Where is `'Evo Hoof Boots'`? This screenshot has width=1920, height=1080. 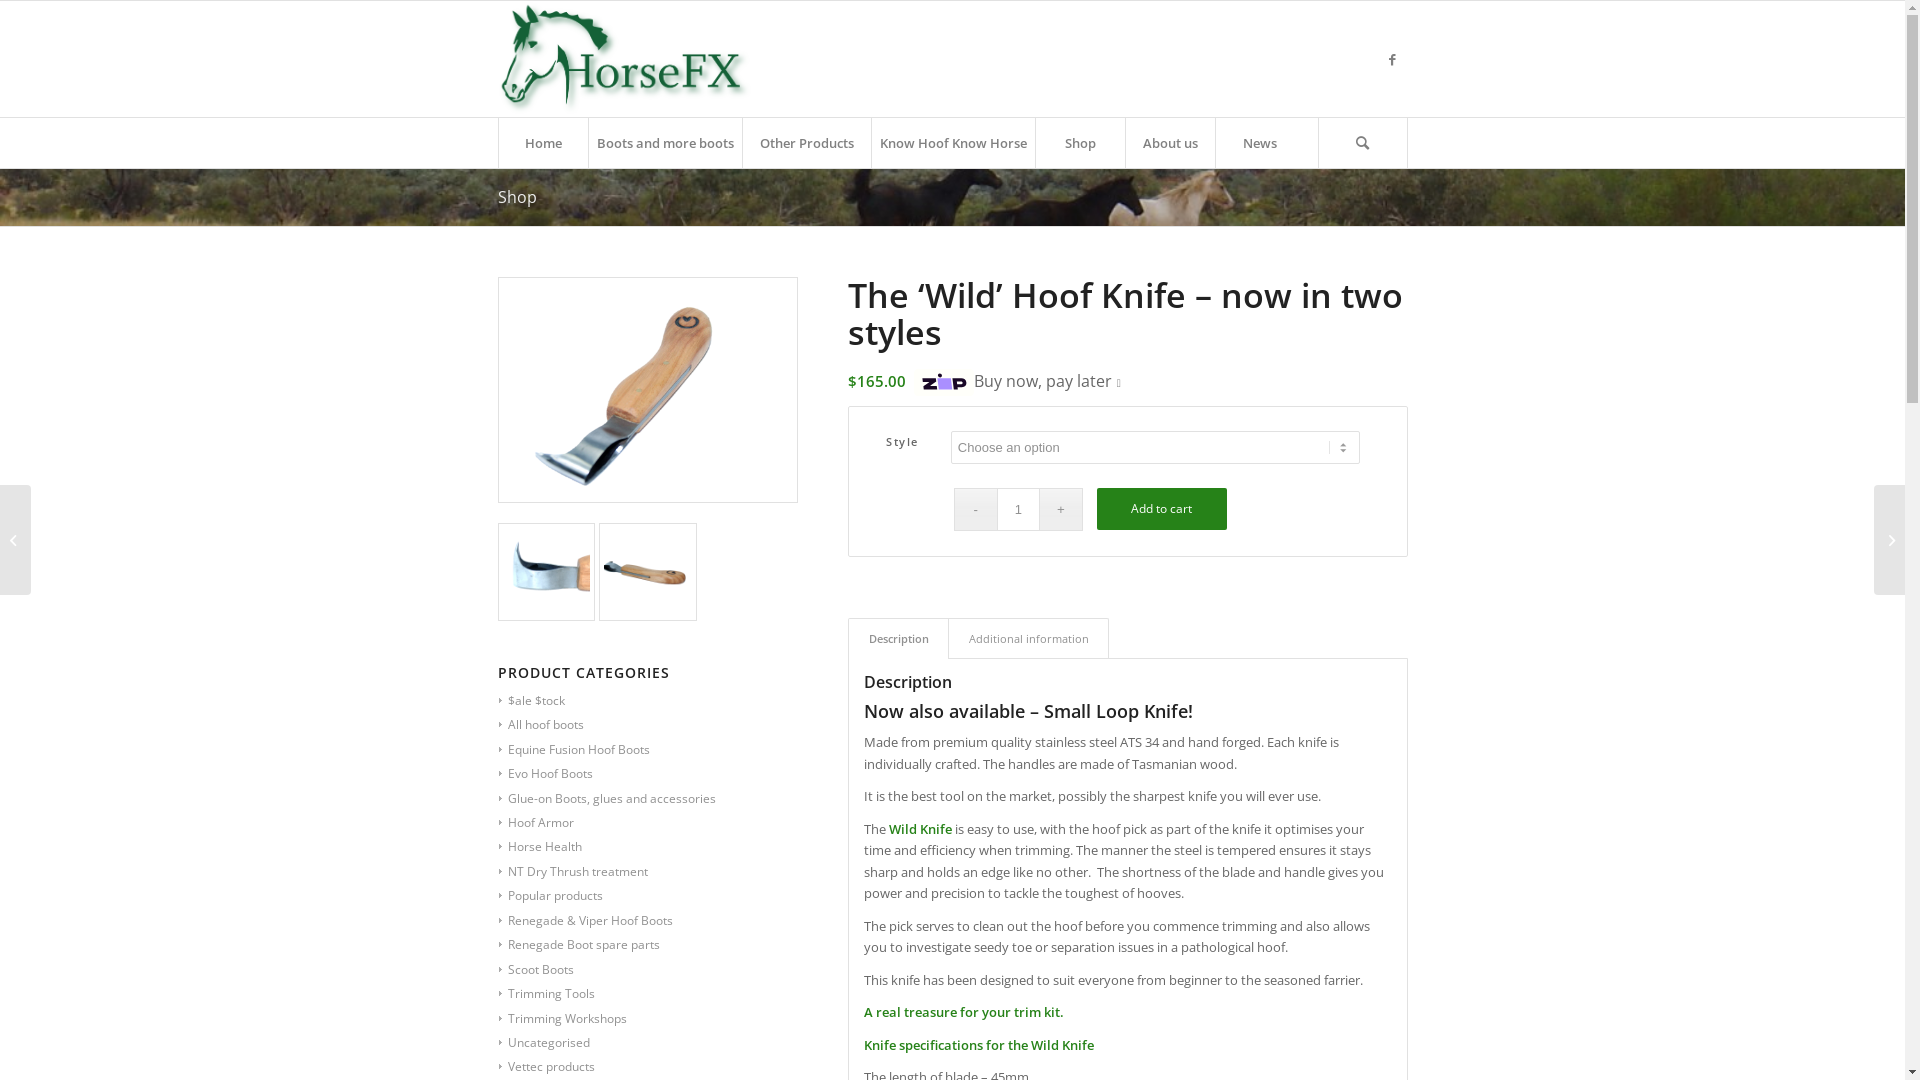
'Evo Hoof Boots' is located at coordinates (545, 772).